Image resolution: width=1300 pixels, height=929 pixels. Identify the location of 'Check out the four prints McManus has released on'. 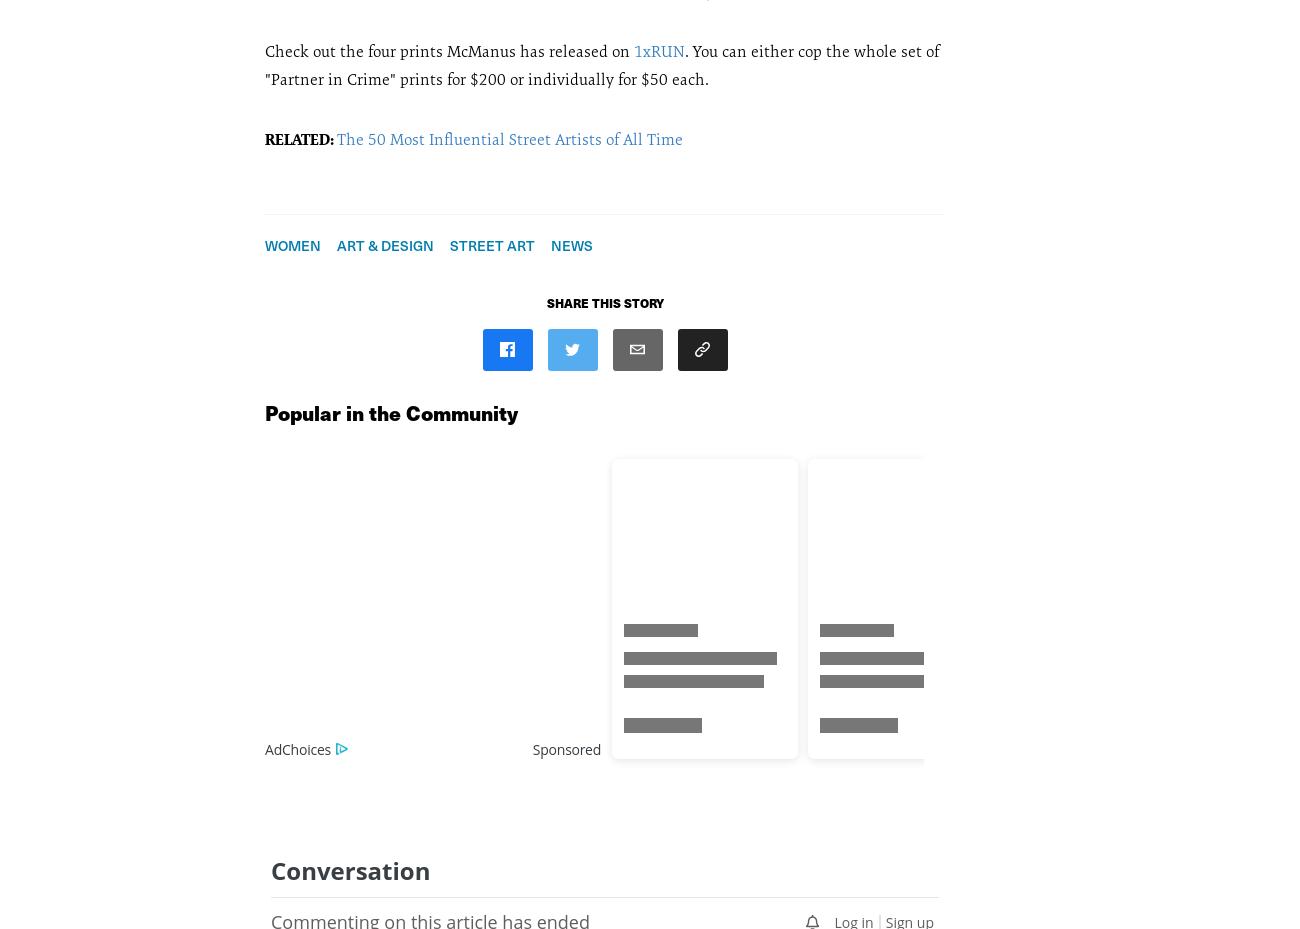
(448, 49).